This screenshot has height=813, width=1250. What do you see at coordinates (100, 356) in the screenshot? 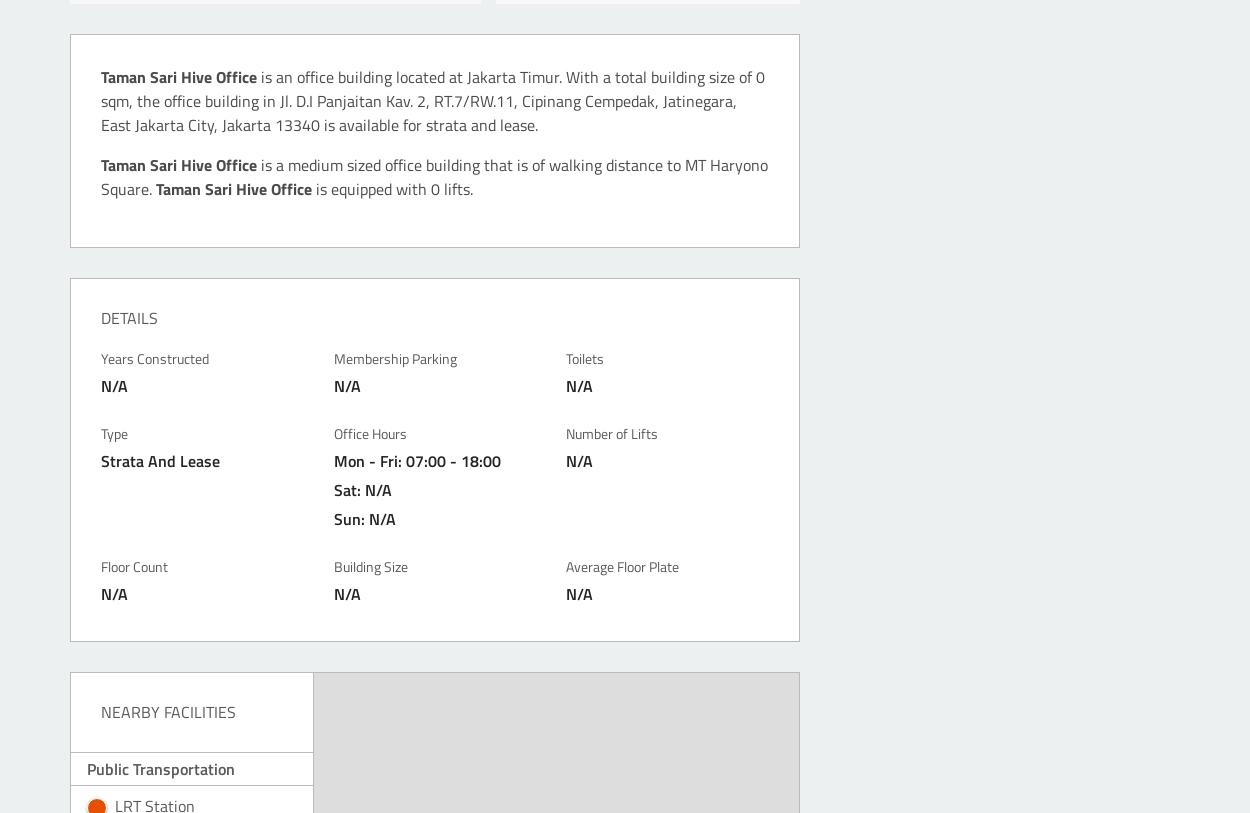
I see `'Years Constructed'` at bounding box center [100, 356].